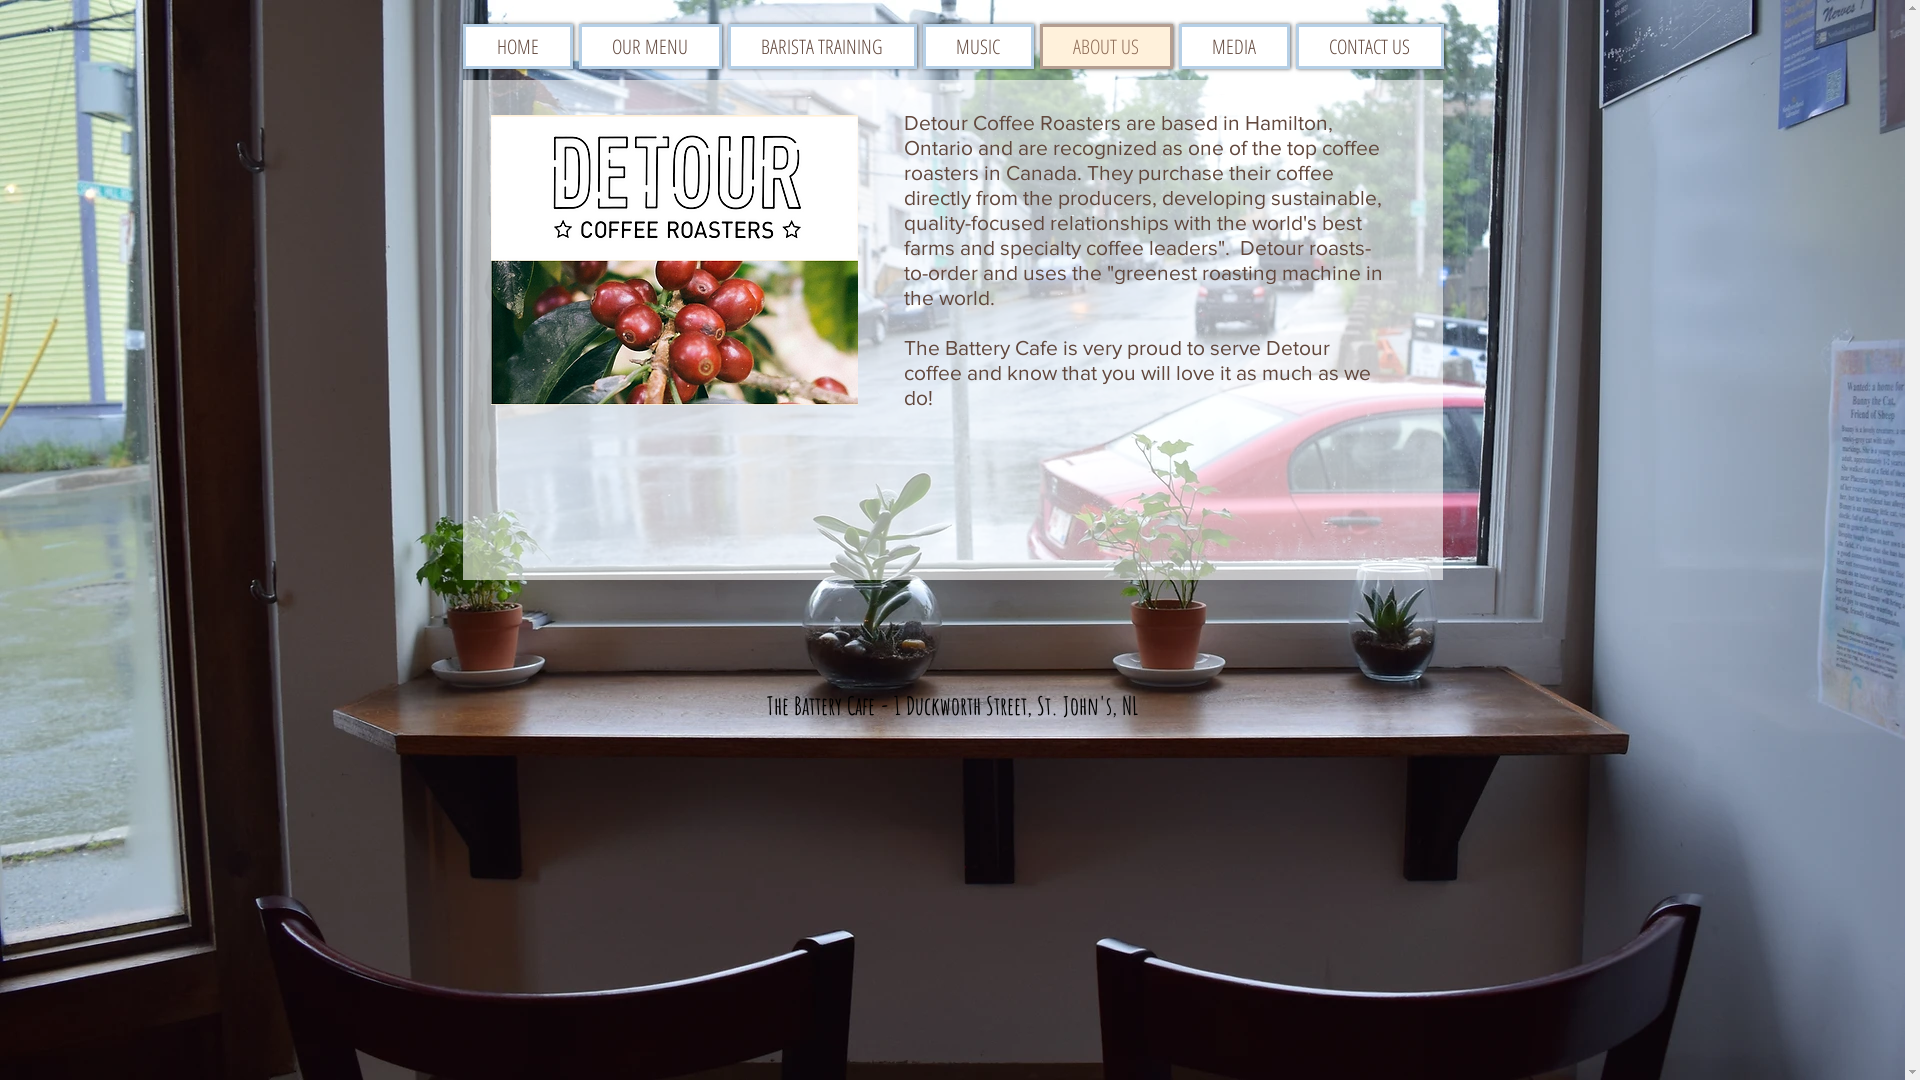 This screenshot has height=1080, width=1920. What do you see at coordinates (1368, 45) in the screenshot?
I see `'CONTACT US'` at bounding box center [1368, 45].